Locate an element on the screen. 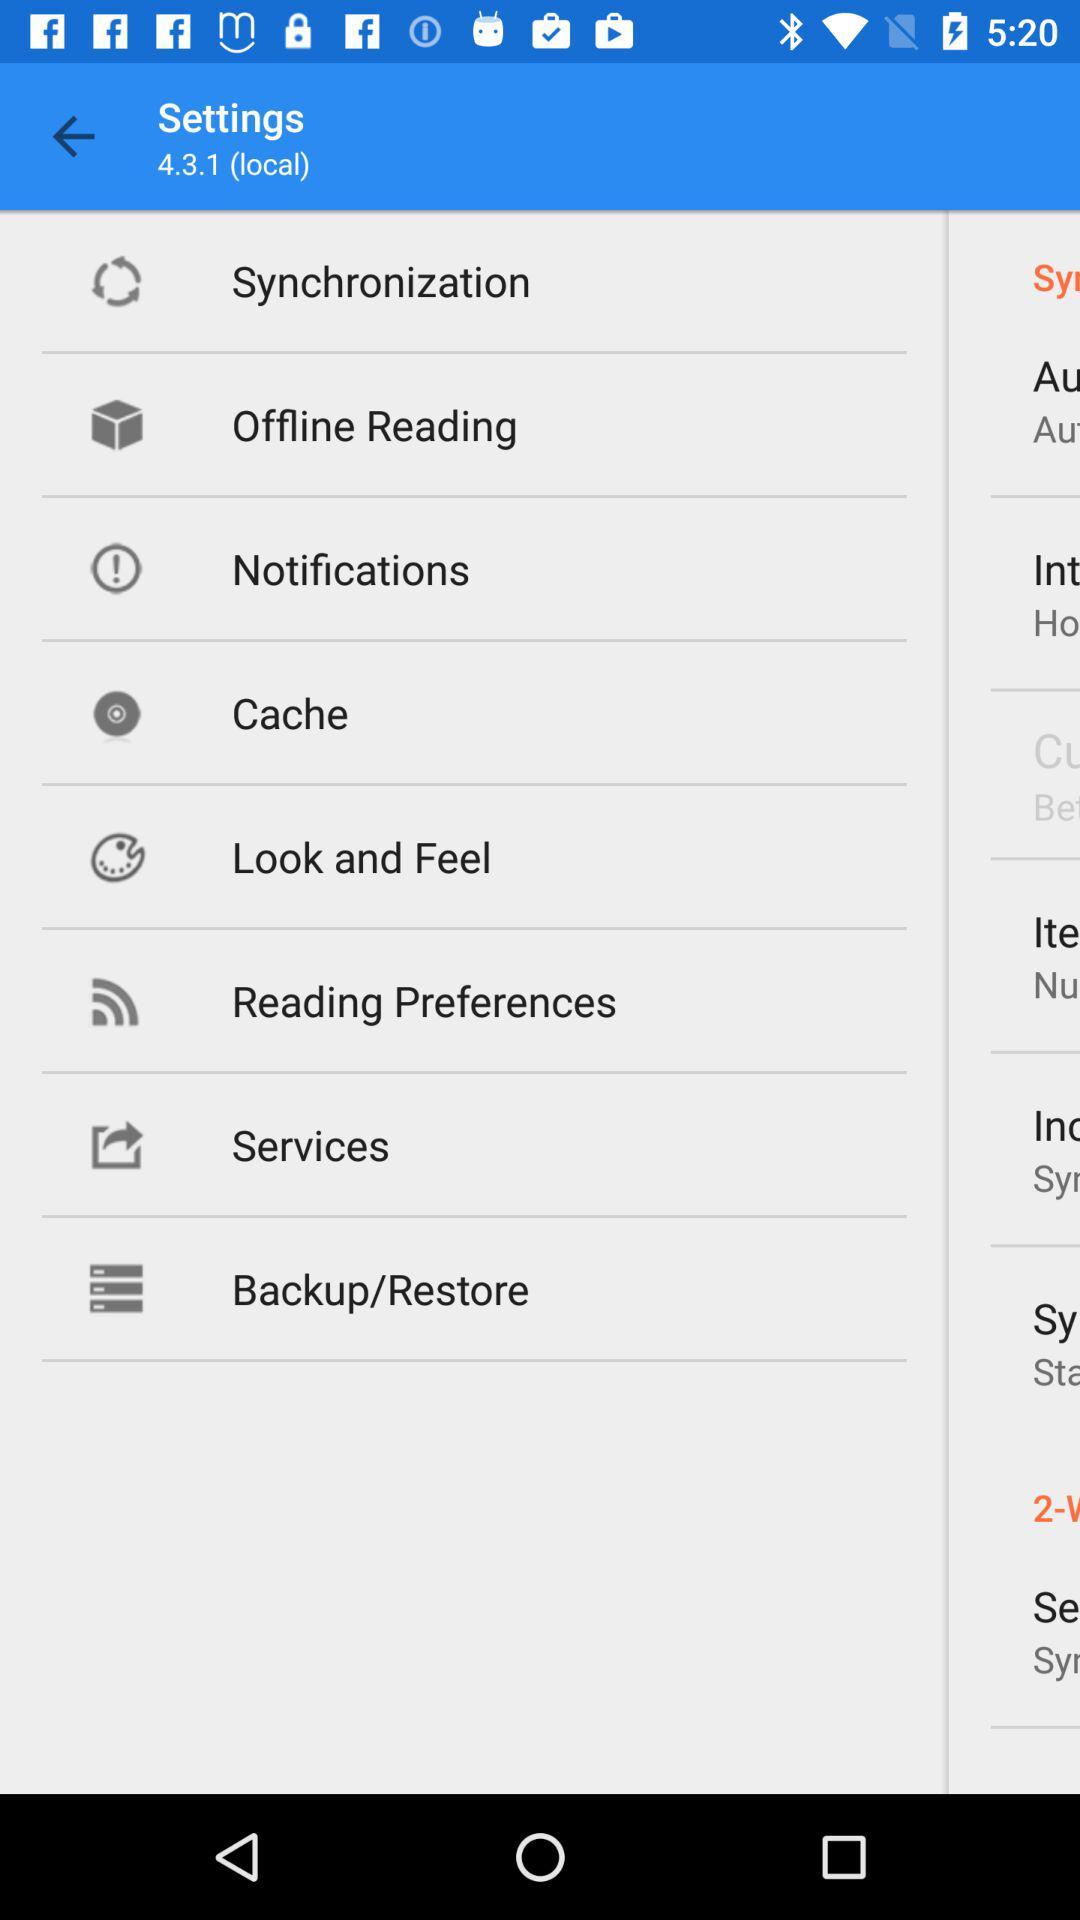 The height and width of the screenshot is (1920, 1080). item to the right of the backup/restore is located at coordinates (1055, 1317).